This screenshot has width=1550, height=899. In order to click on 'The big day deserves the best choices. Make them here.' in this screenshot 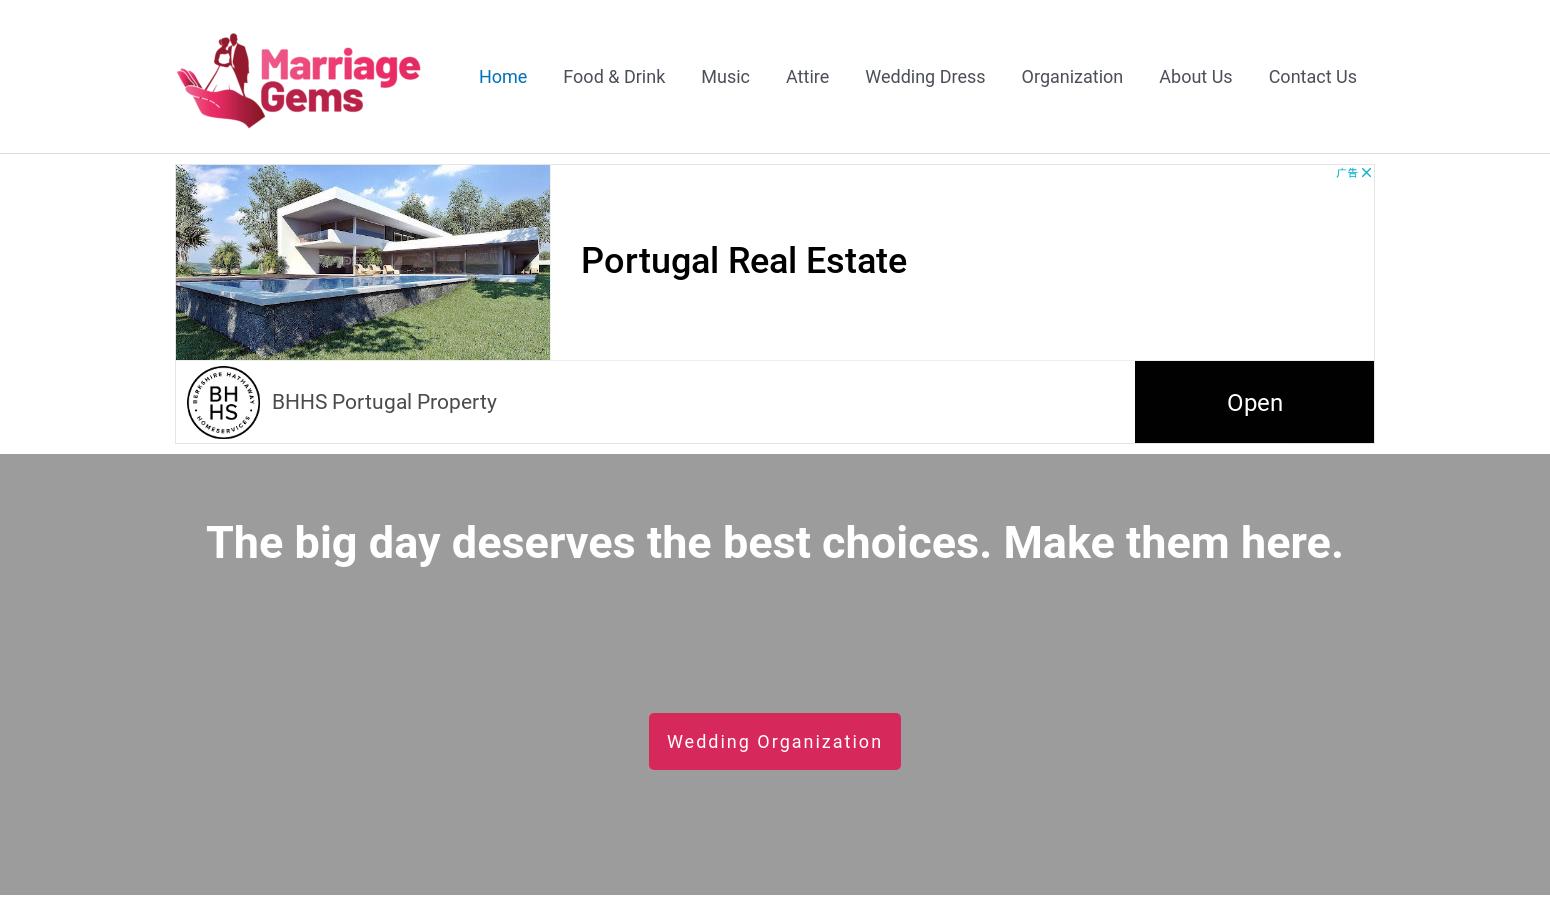, I will do `click(204, 542)`.